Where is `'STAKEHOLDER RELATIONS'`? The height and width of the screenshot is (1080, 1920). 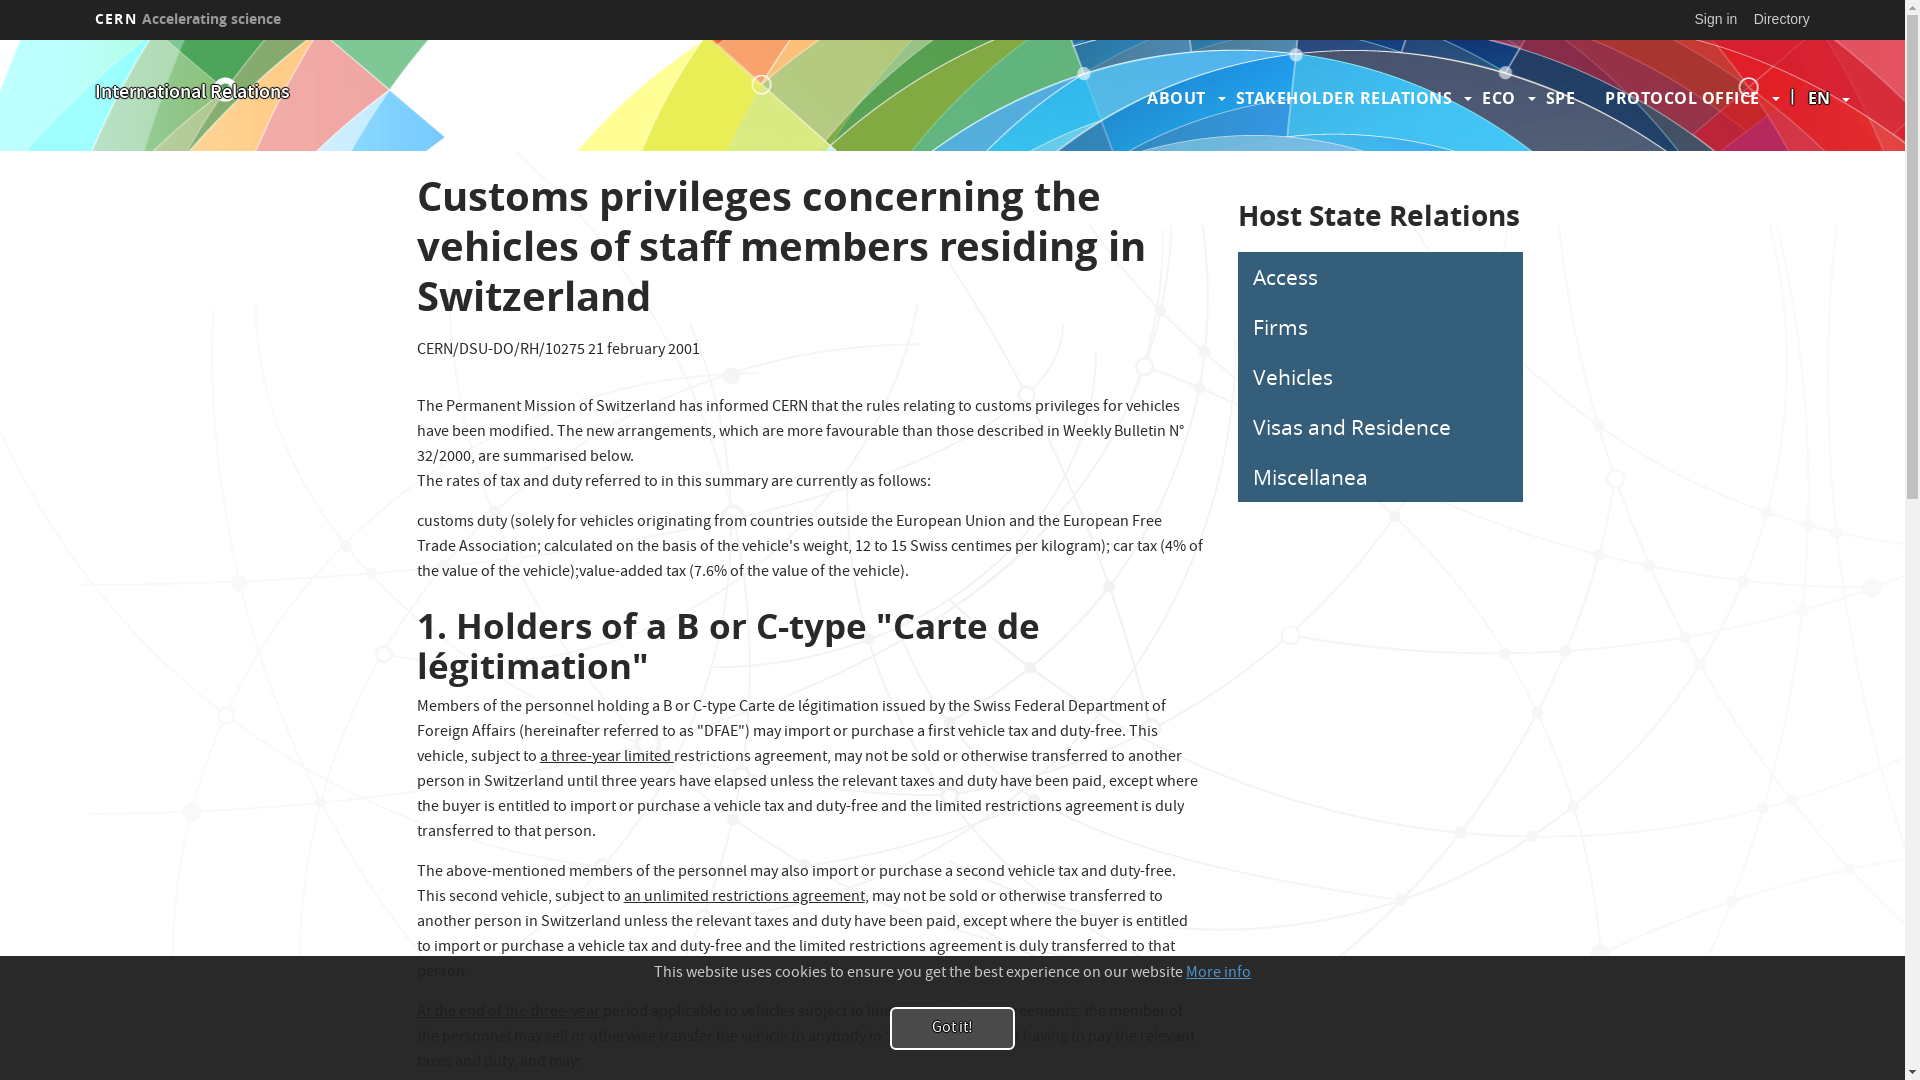 'STAKEHOLDER RELATIONS' is located at coordinates (1344, 97).